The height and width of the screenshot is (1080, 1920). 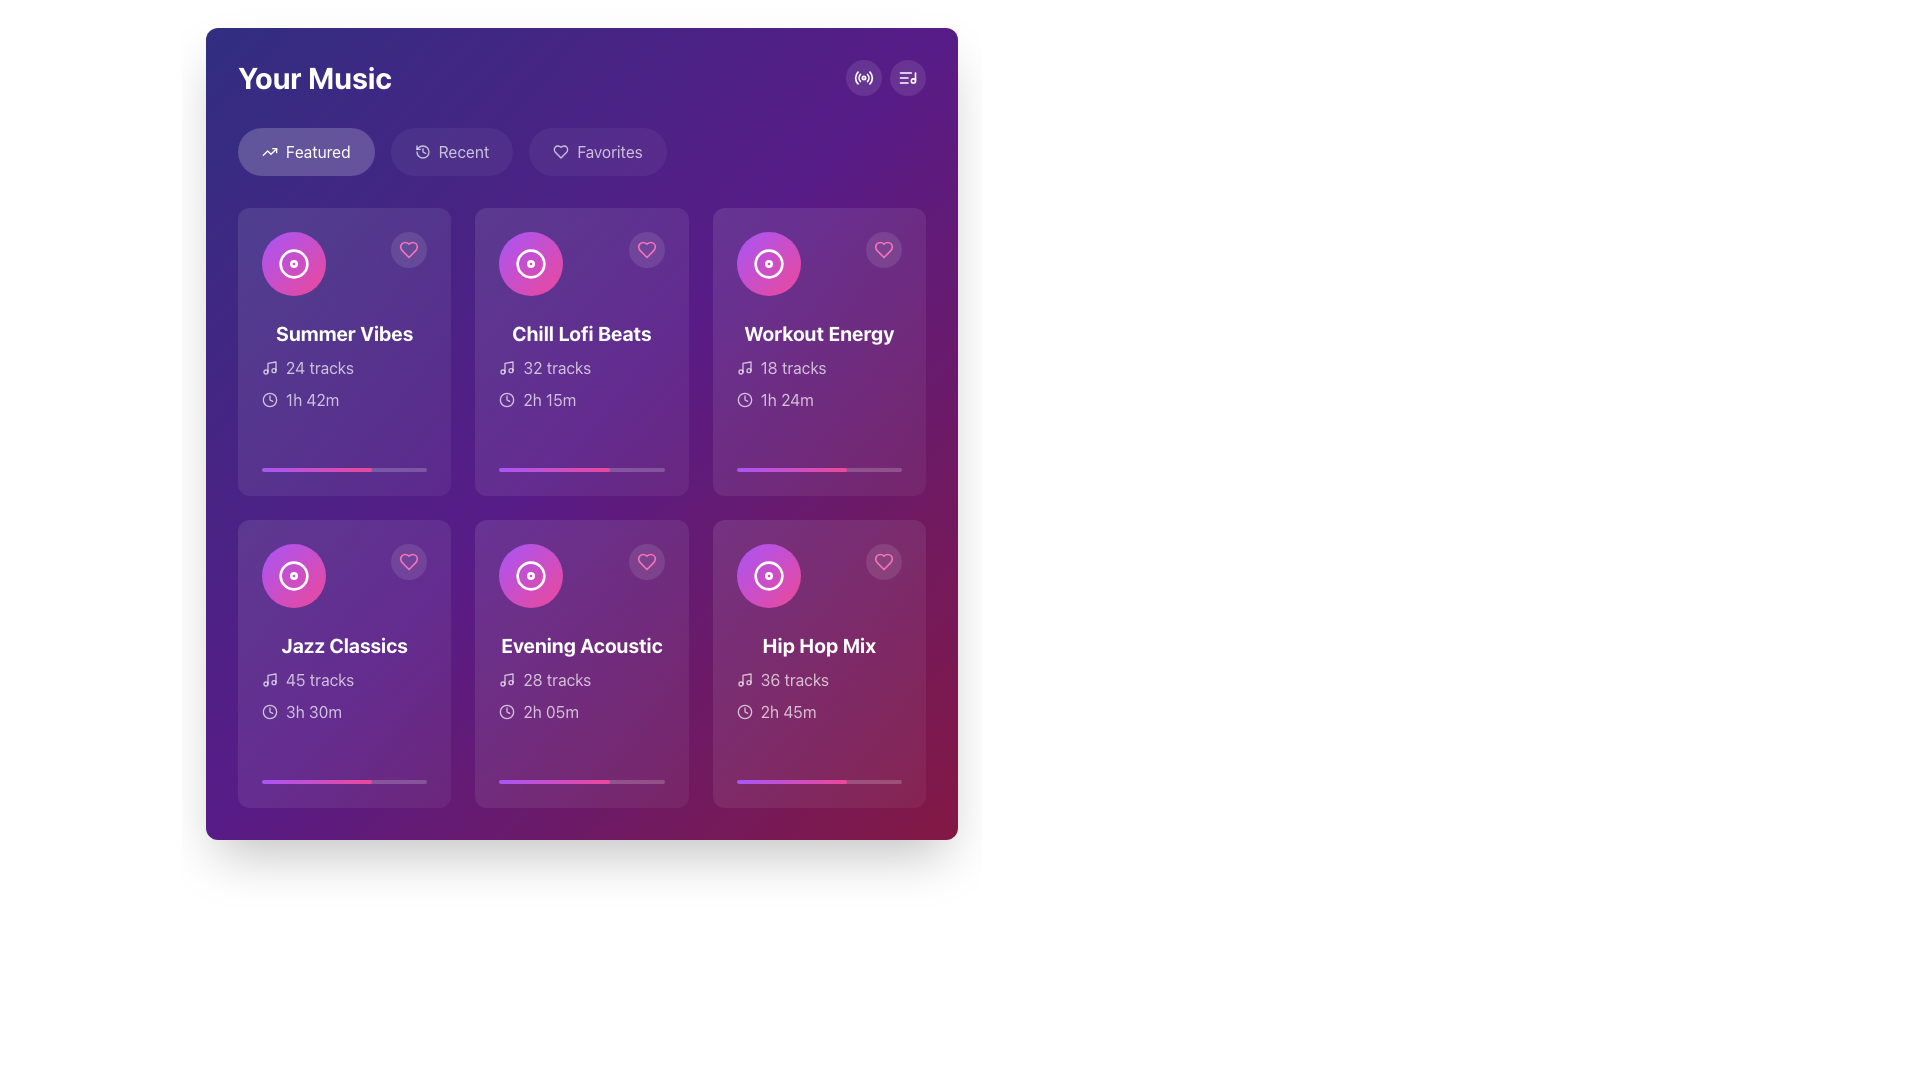 What do you see at coordinates (608, 150) in the screenshot?
I see `the text label within the 'Favorites' button located at the top center of the interface` at bounding box center [608, 150].